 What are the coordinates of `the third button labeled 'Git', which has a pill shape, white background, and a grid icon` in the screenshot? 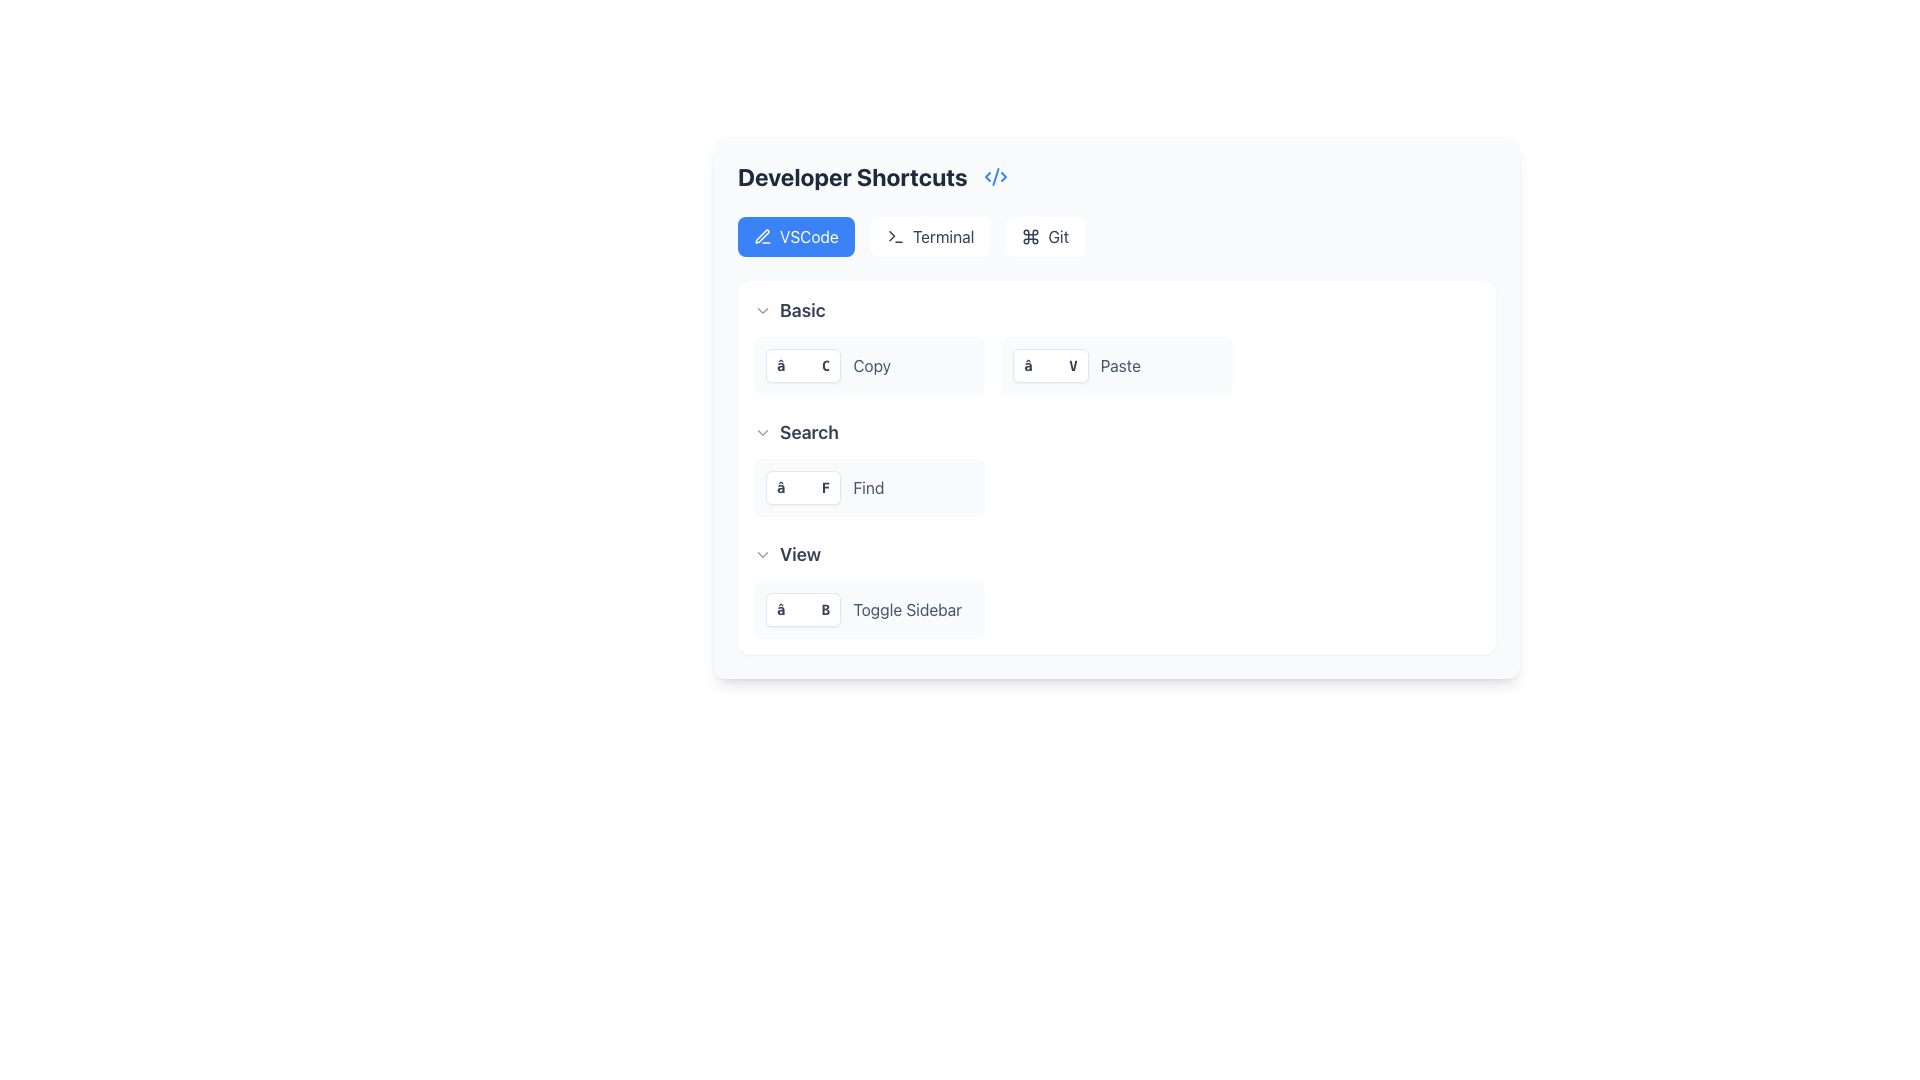 It's located at (1044, 235).